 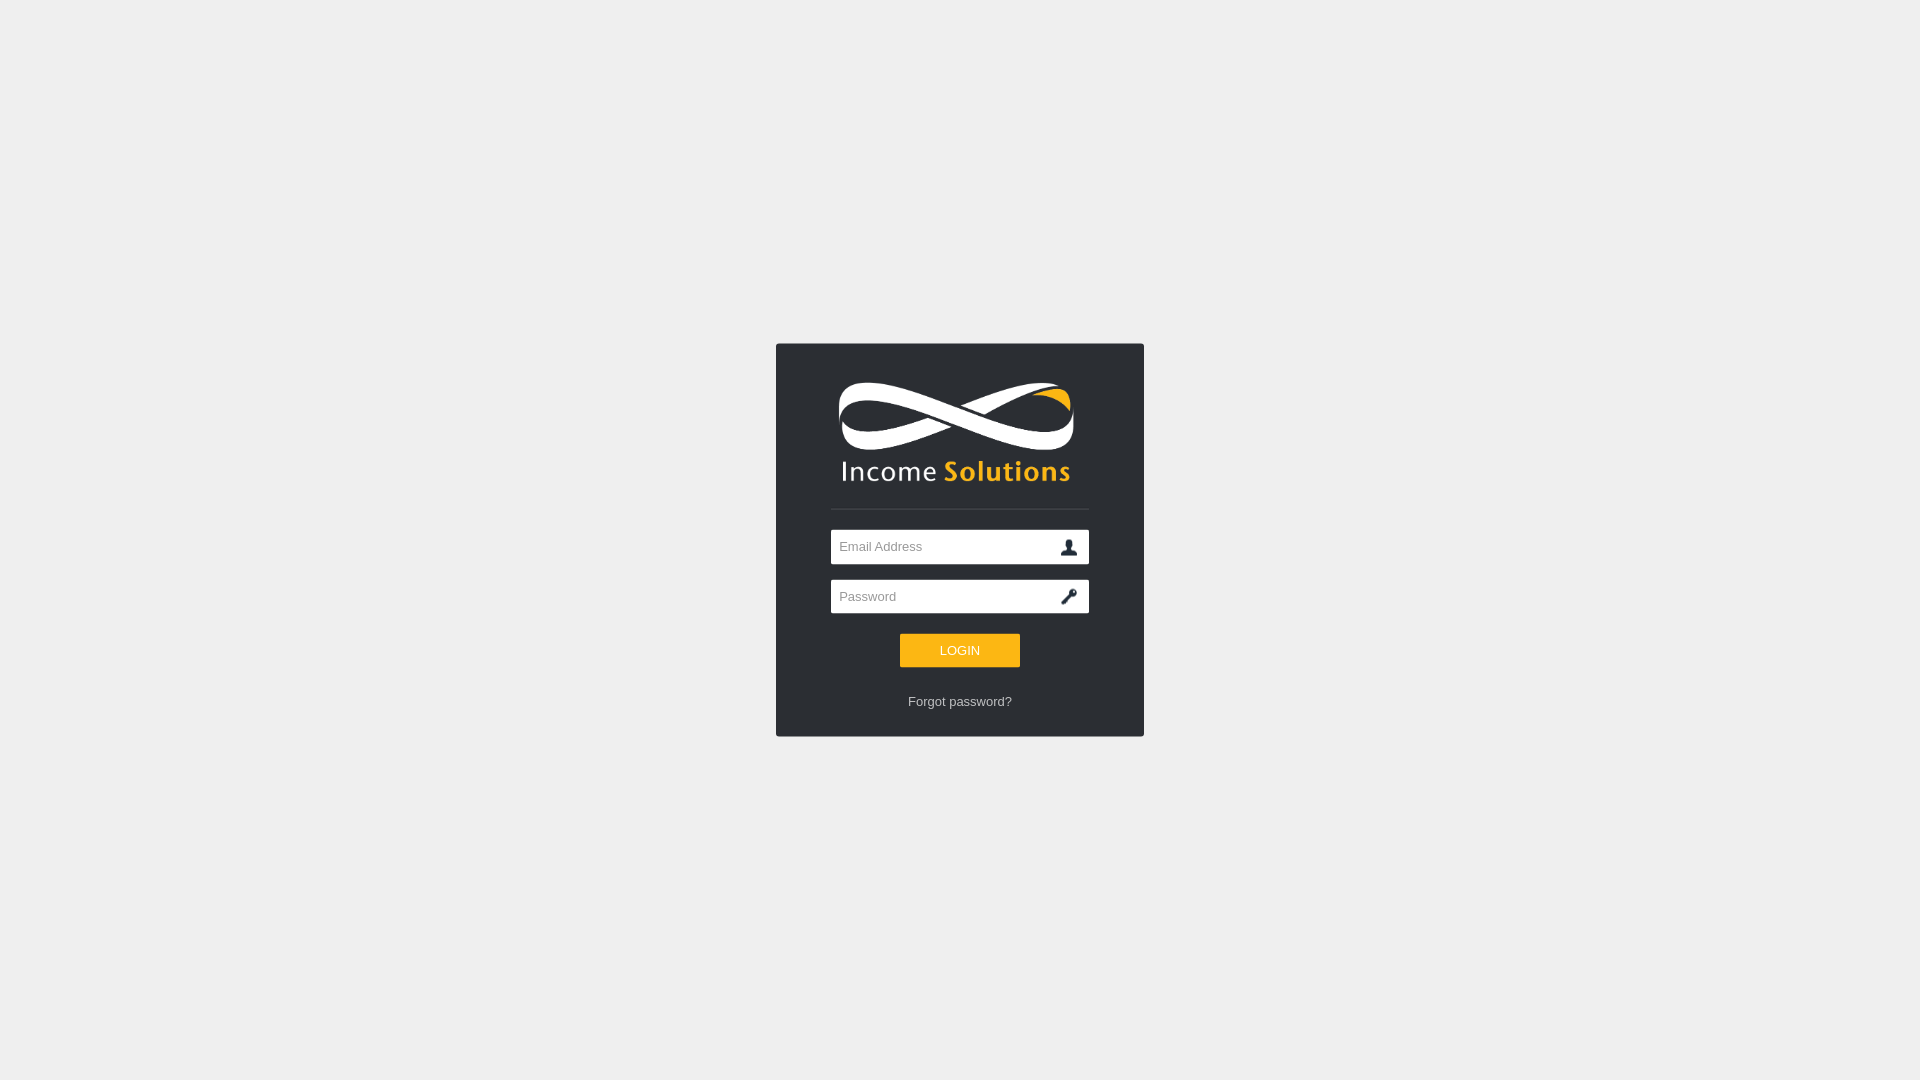 I want to click on 'Incomesolutions', so click(x=960, y=430).